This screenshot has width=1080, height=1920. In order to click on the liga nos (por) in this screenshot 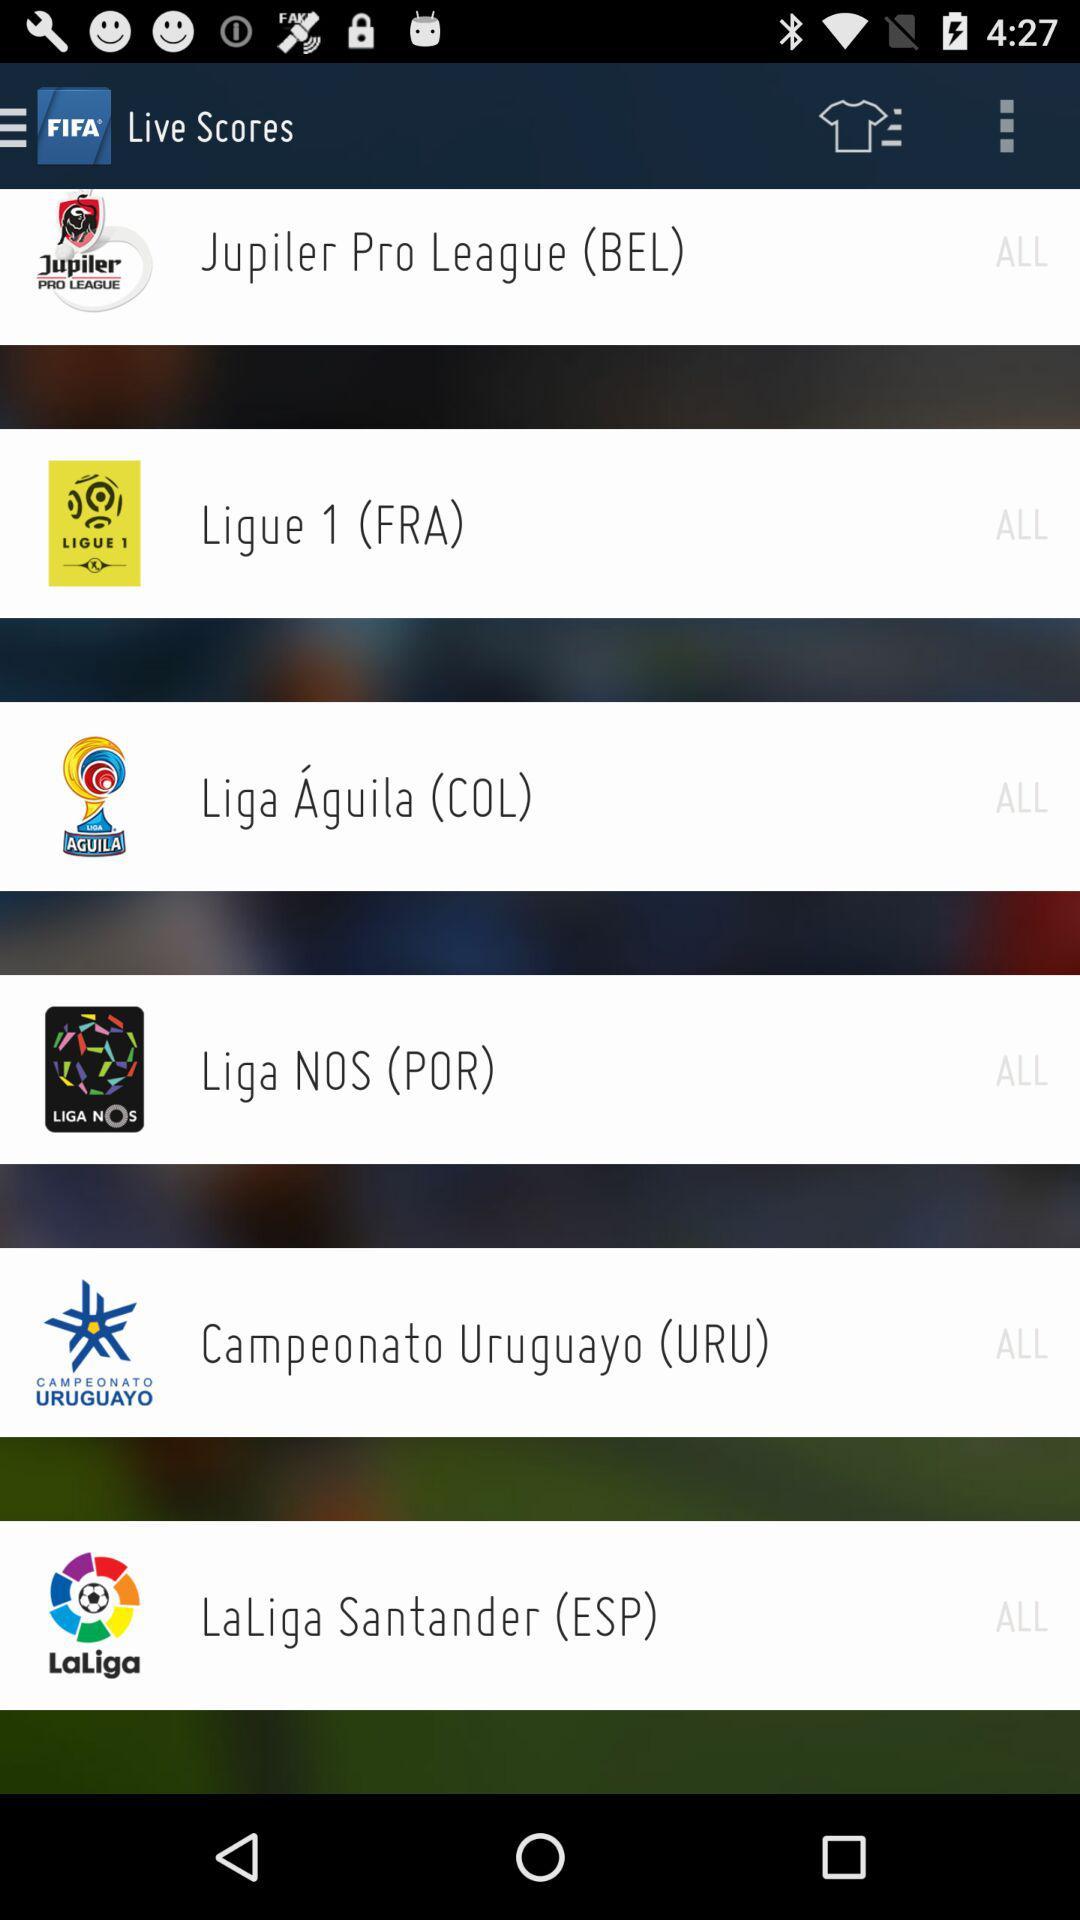, I will do `click(596, 1068)`.